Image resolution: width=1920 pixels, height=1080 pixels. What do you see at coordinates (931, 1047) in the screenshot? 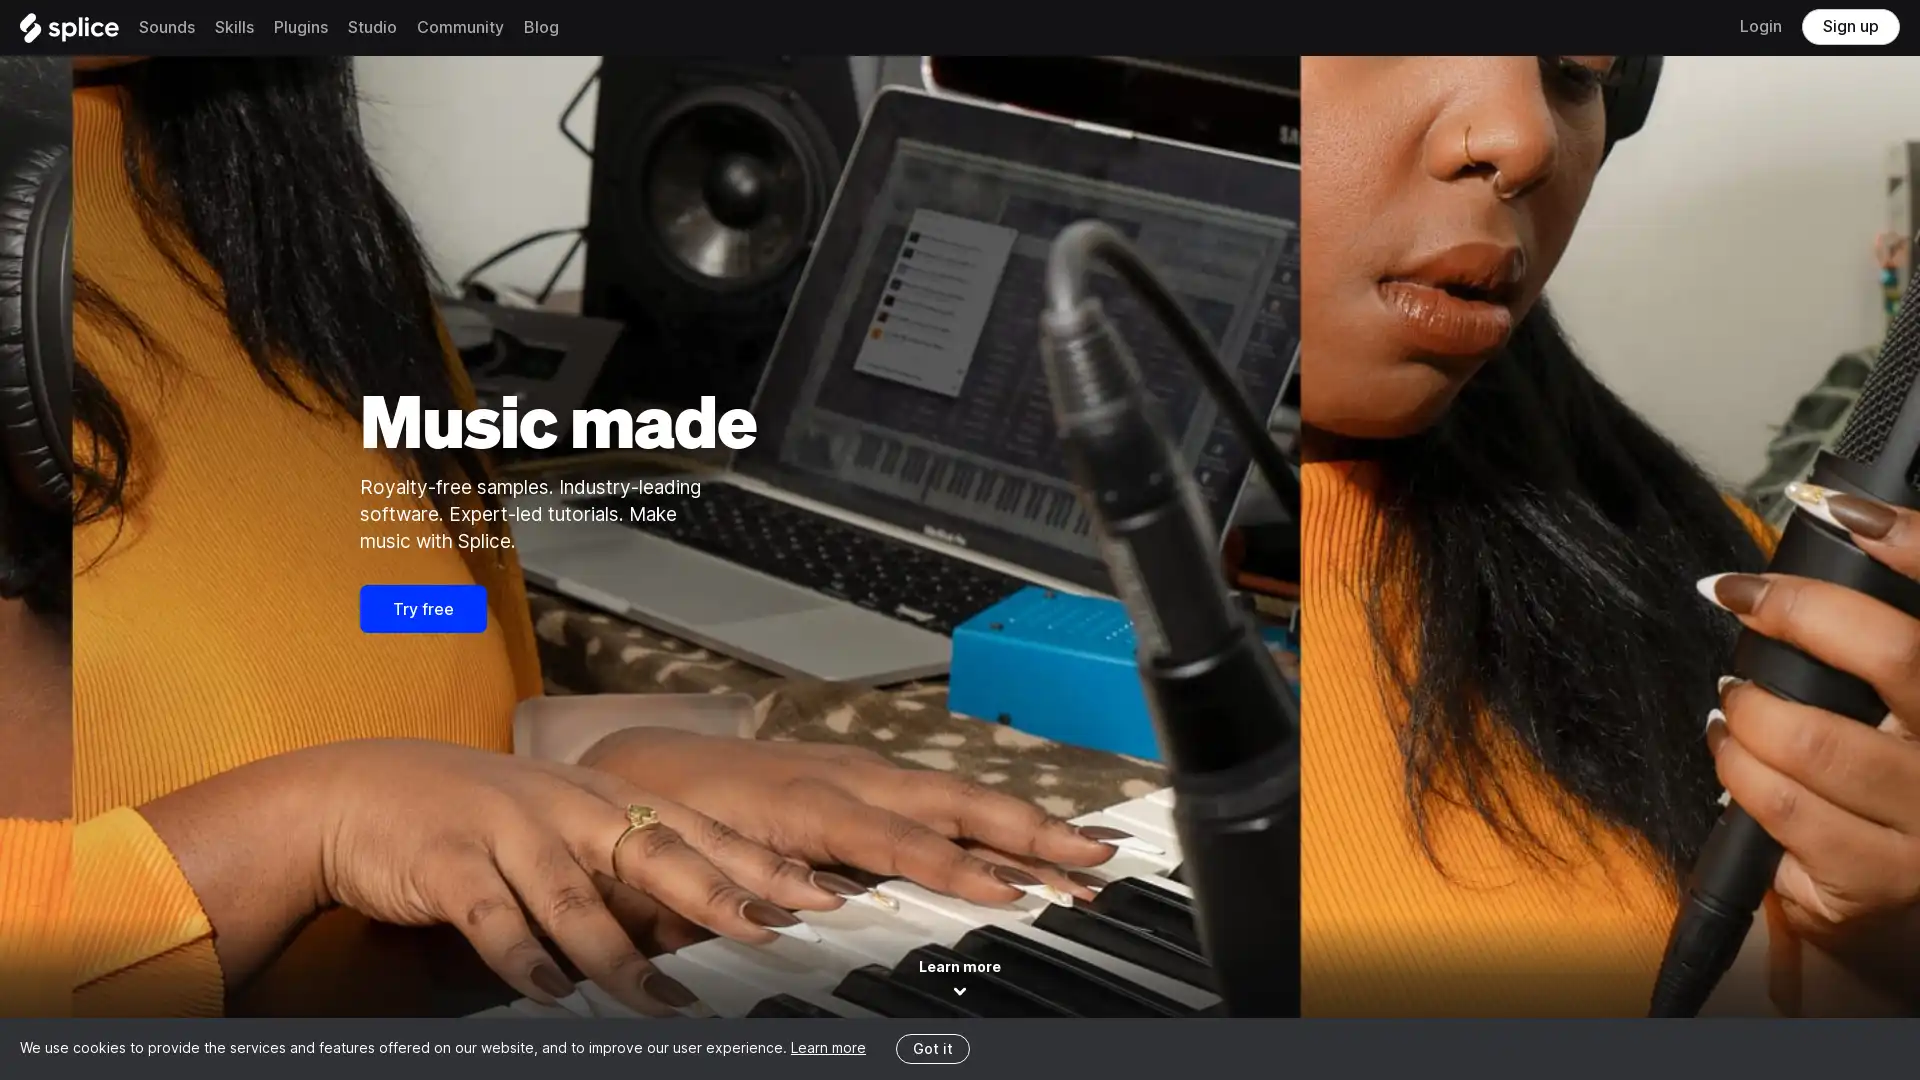
I see `Got it` at bounding box center [931, 1047].